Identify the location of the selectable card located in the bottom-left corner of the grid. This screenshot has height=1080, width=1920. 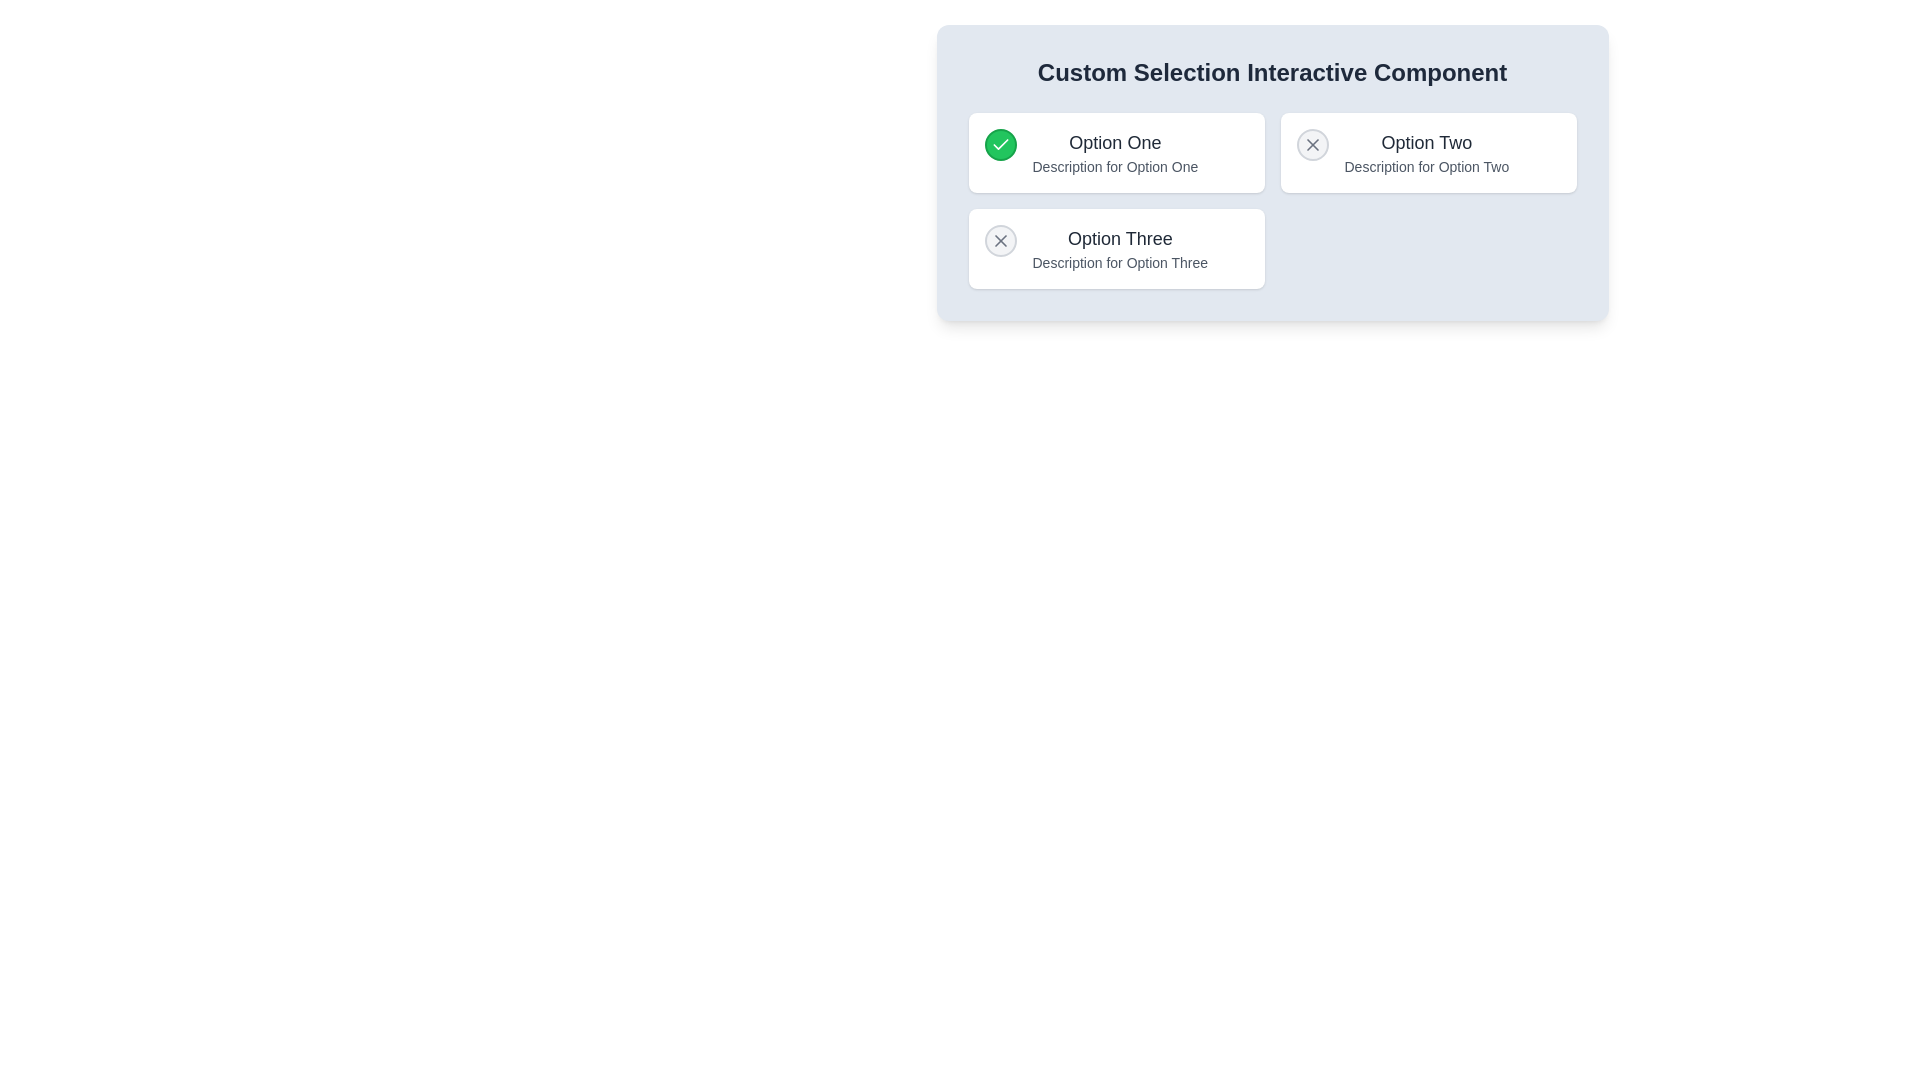
(1115, 248).